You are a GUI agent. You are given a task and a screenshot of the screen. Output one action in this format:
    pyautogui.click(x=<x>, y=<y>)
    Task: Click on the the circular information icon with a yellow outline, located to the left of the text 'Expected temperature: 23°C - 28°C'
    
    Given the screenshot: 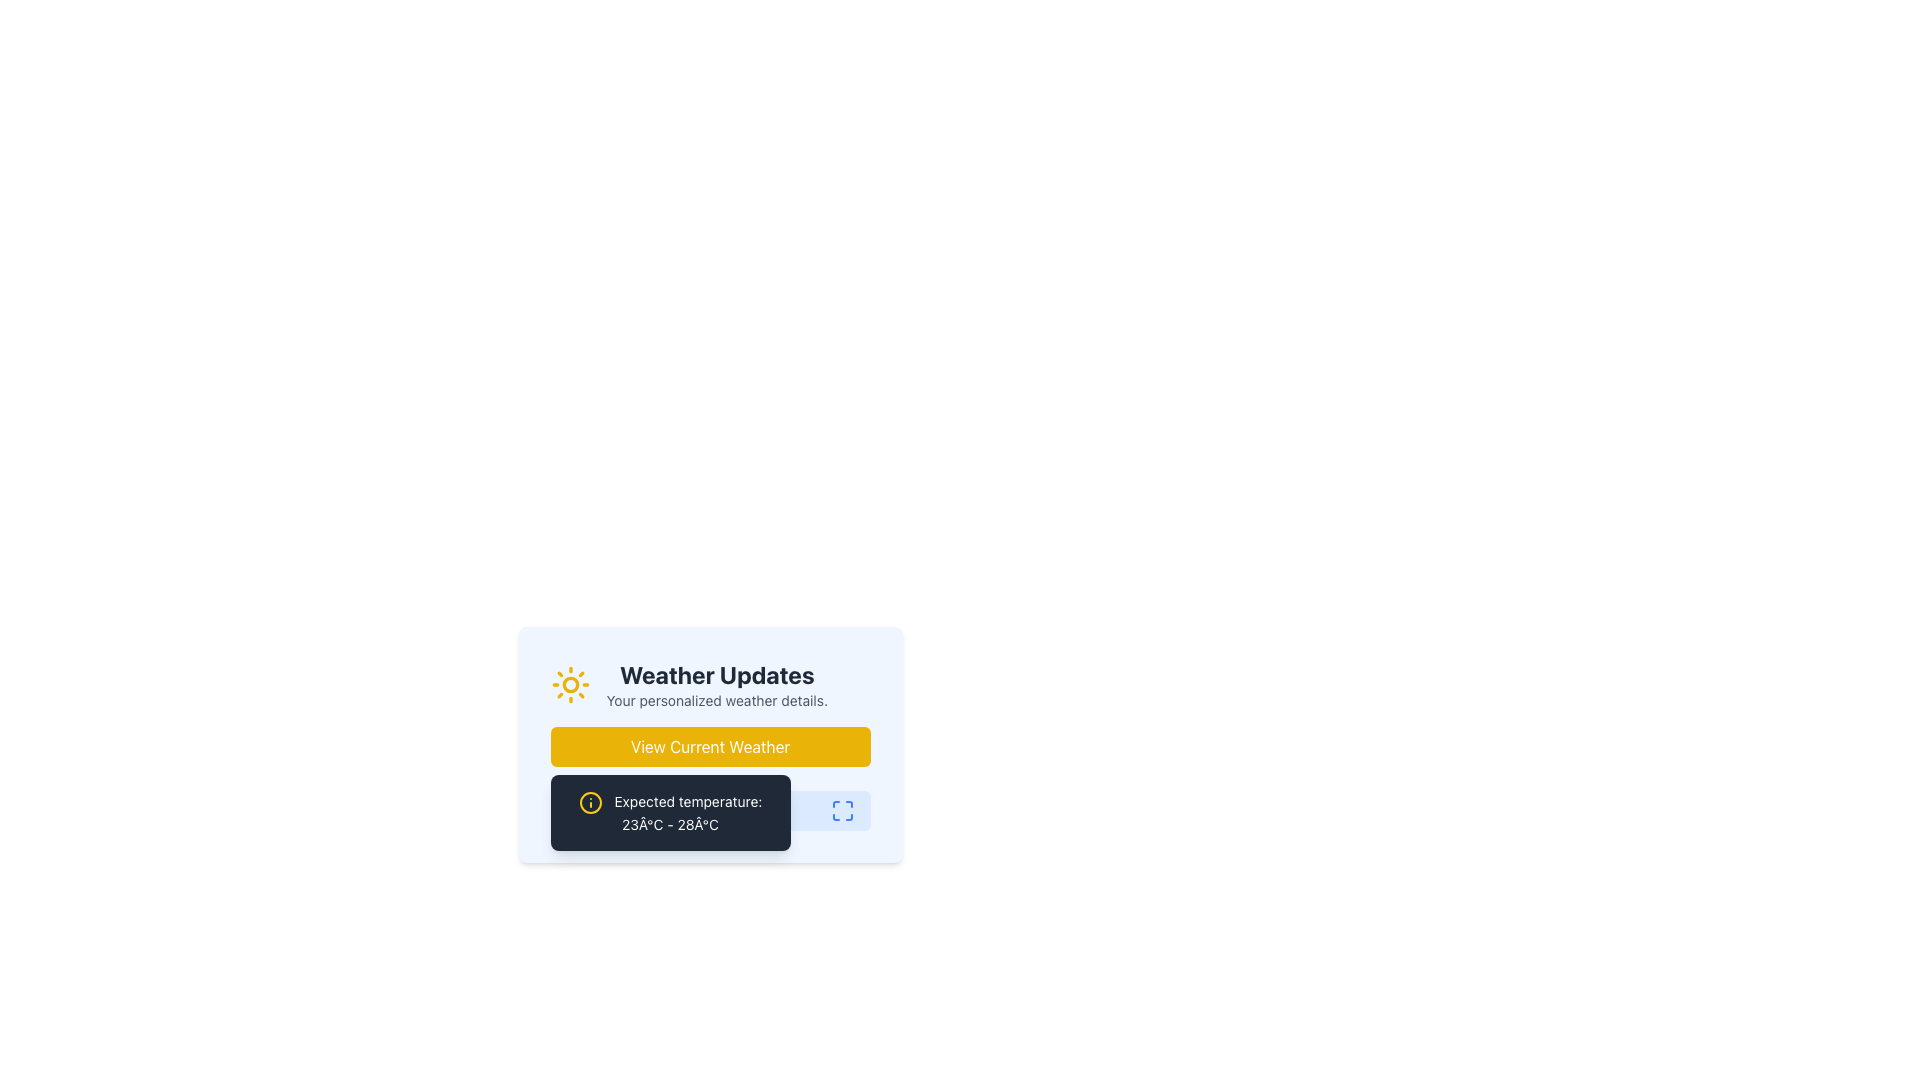 What is the action you would take?
    pyautogui.click(x=589, y=801)
    